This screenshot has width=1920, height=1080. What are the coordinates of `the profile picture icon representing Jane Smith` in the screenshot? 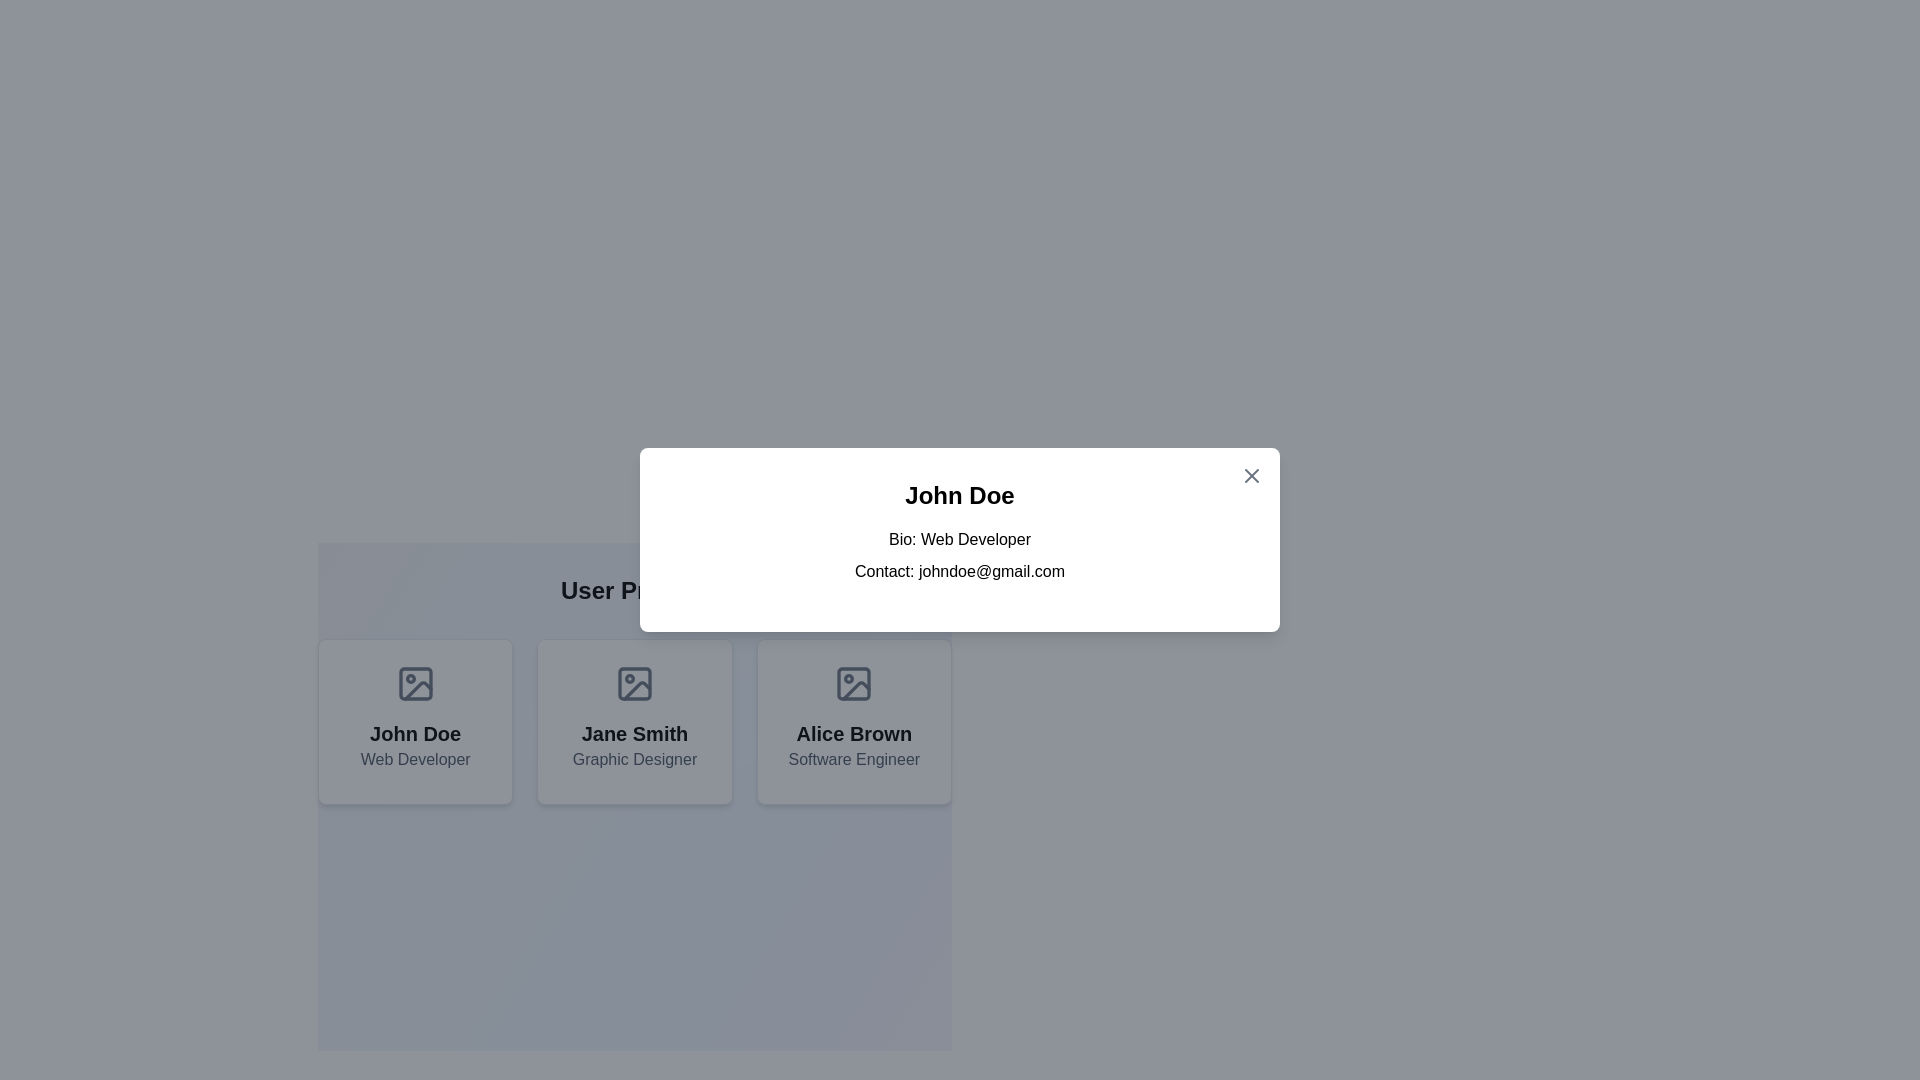 It's located at (633, 682).